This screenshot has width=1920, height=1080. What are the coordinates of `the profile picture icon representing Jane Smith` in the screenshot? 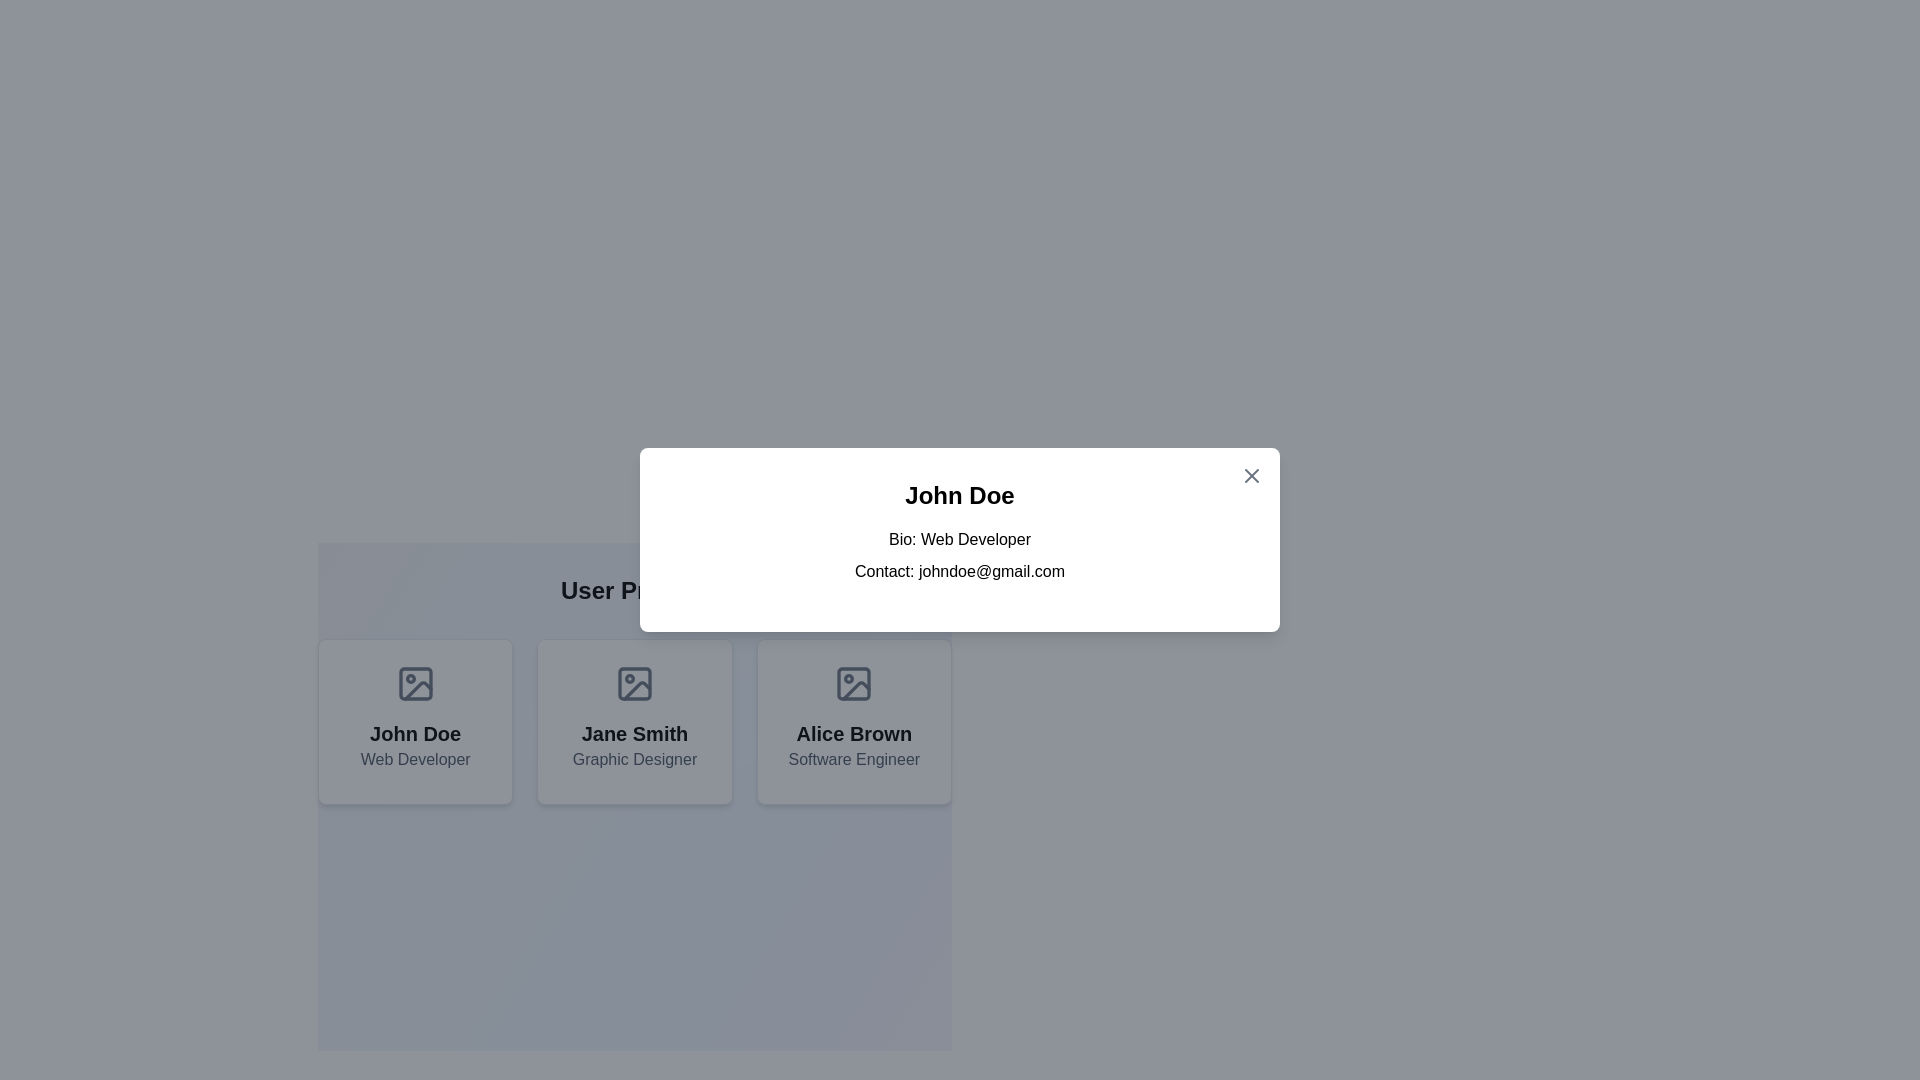 It's located at (633, 682).